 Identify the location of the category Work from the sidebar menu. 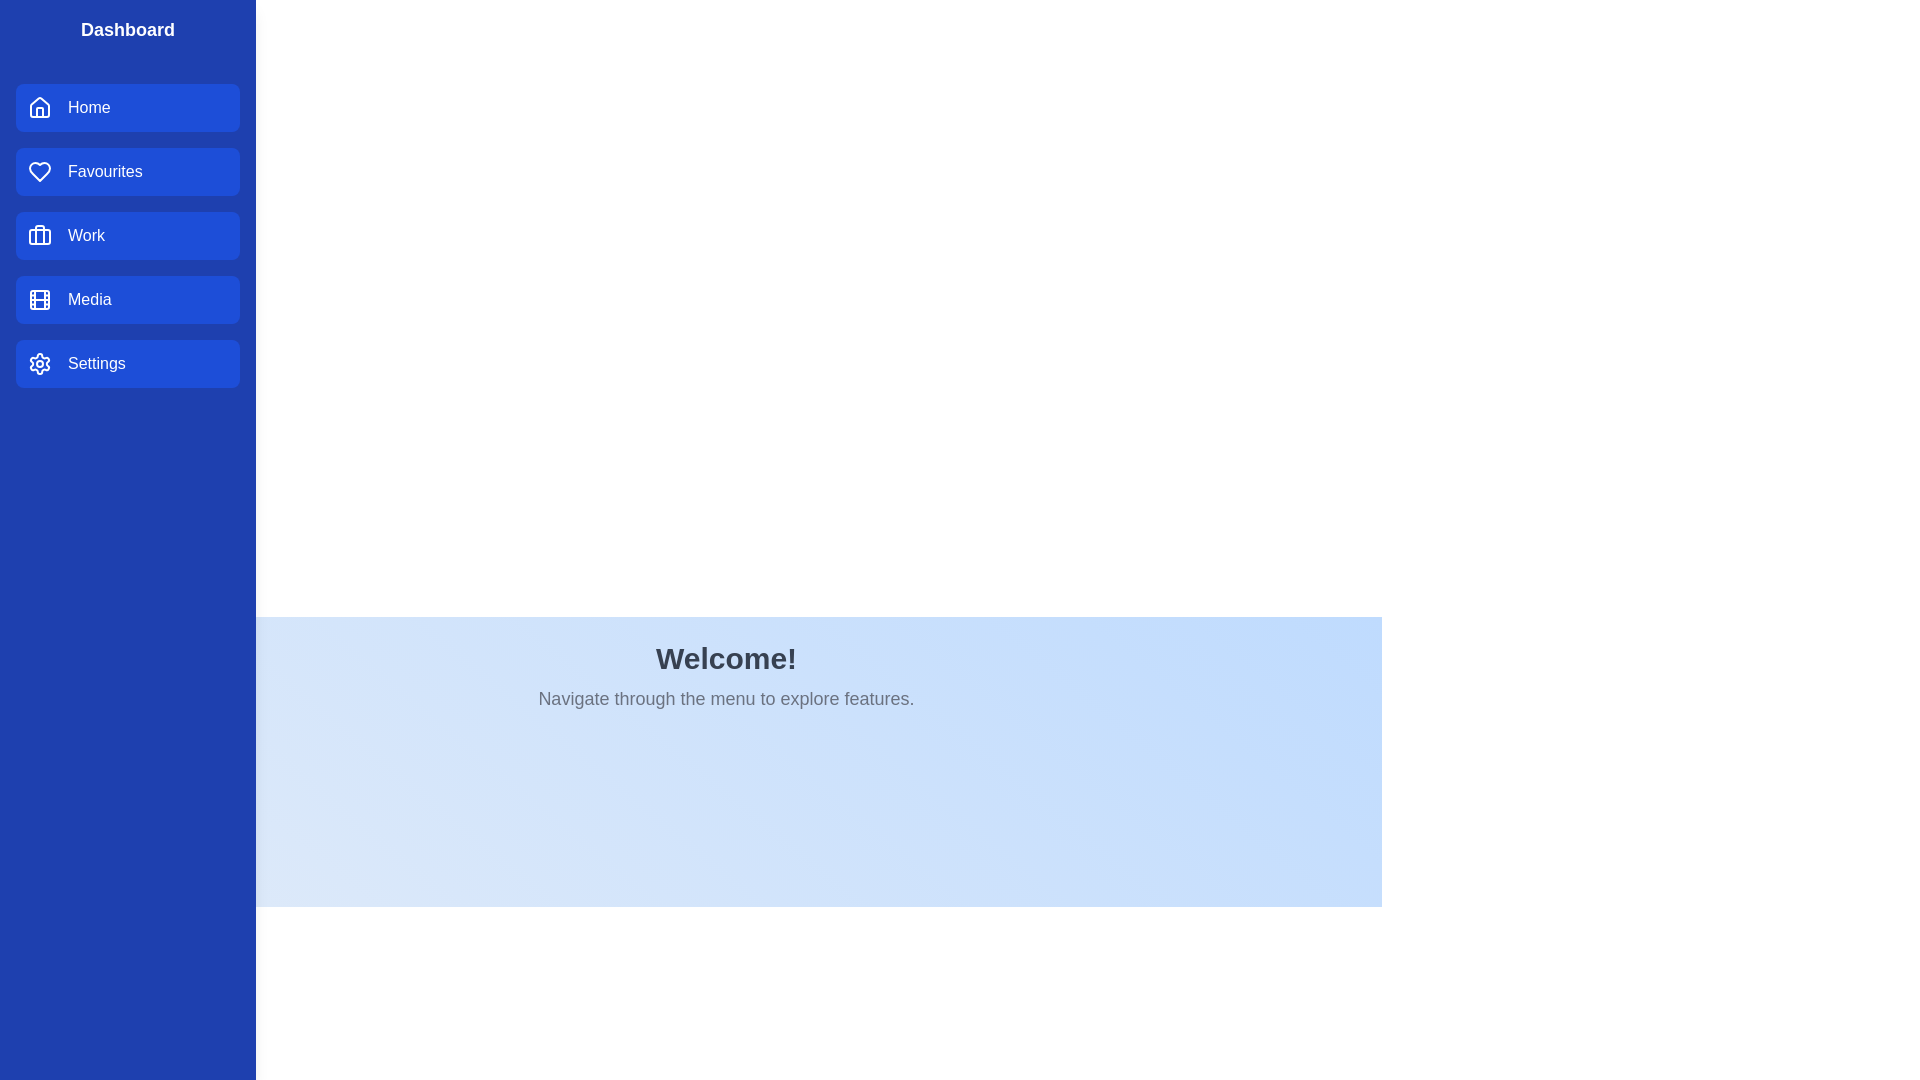
(127, 234).